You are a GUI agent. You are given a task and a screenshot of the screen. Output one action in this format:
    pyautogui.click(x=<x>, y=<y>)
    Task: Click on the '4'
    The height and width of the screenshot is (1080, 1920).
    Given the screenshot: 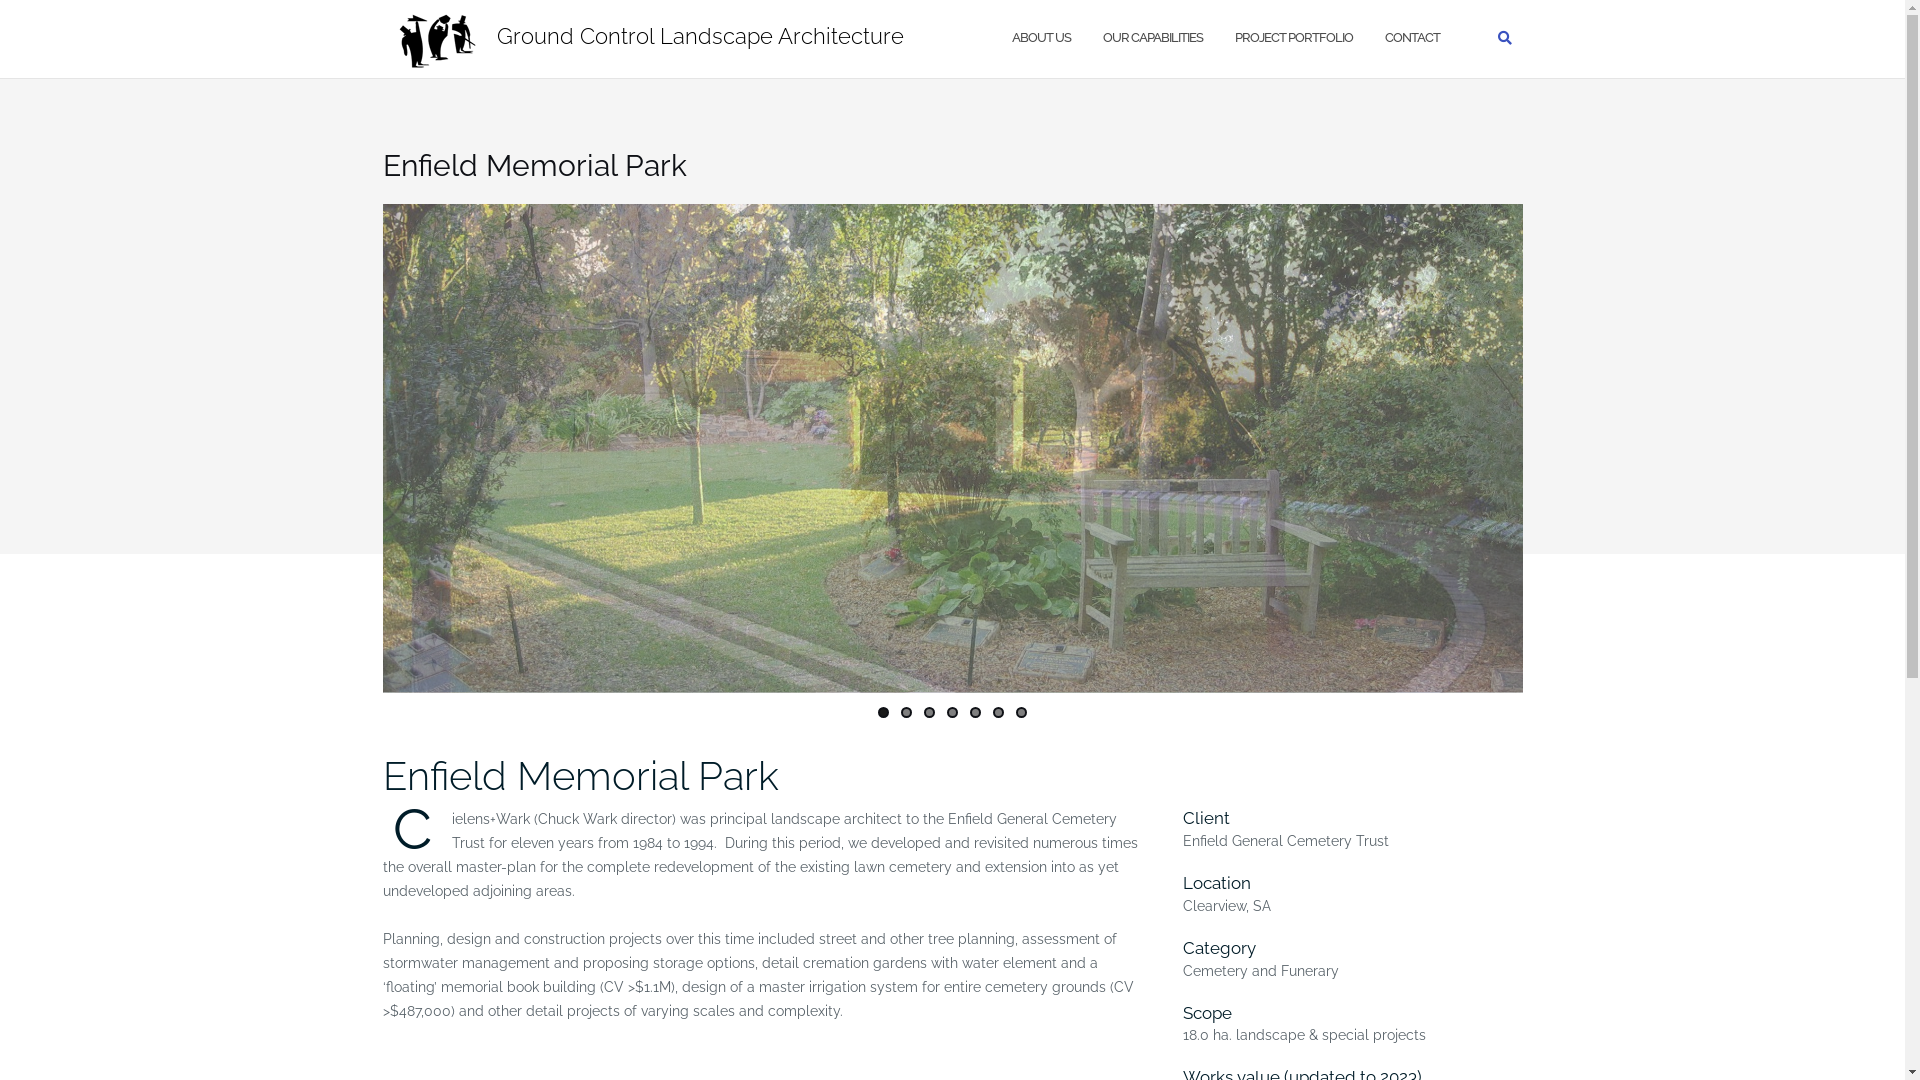 What is the action you would take?
    pyautogui.click(x=951, y=711)
    